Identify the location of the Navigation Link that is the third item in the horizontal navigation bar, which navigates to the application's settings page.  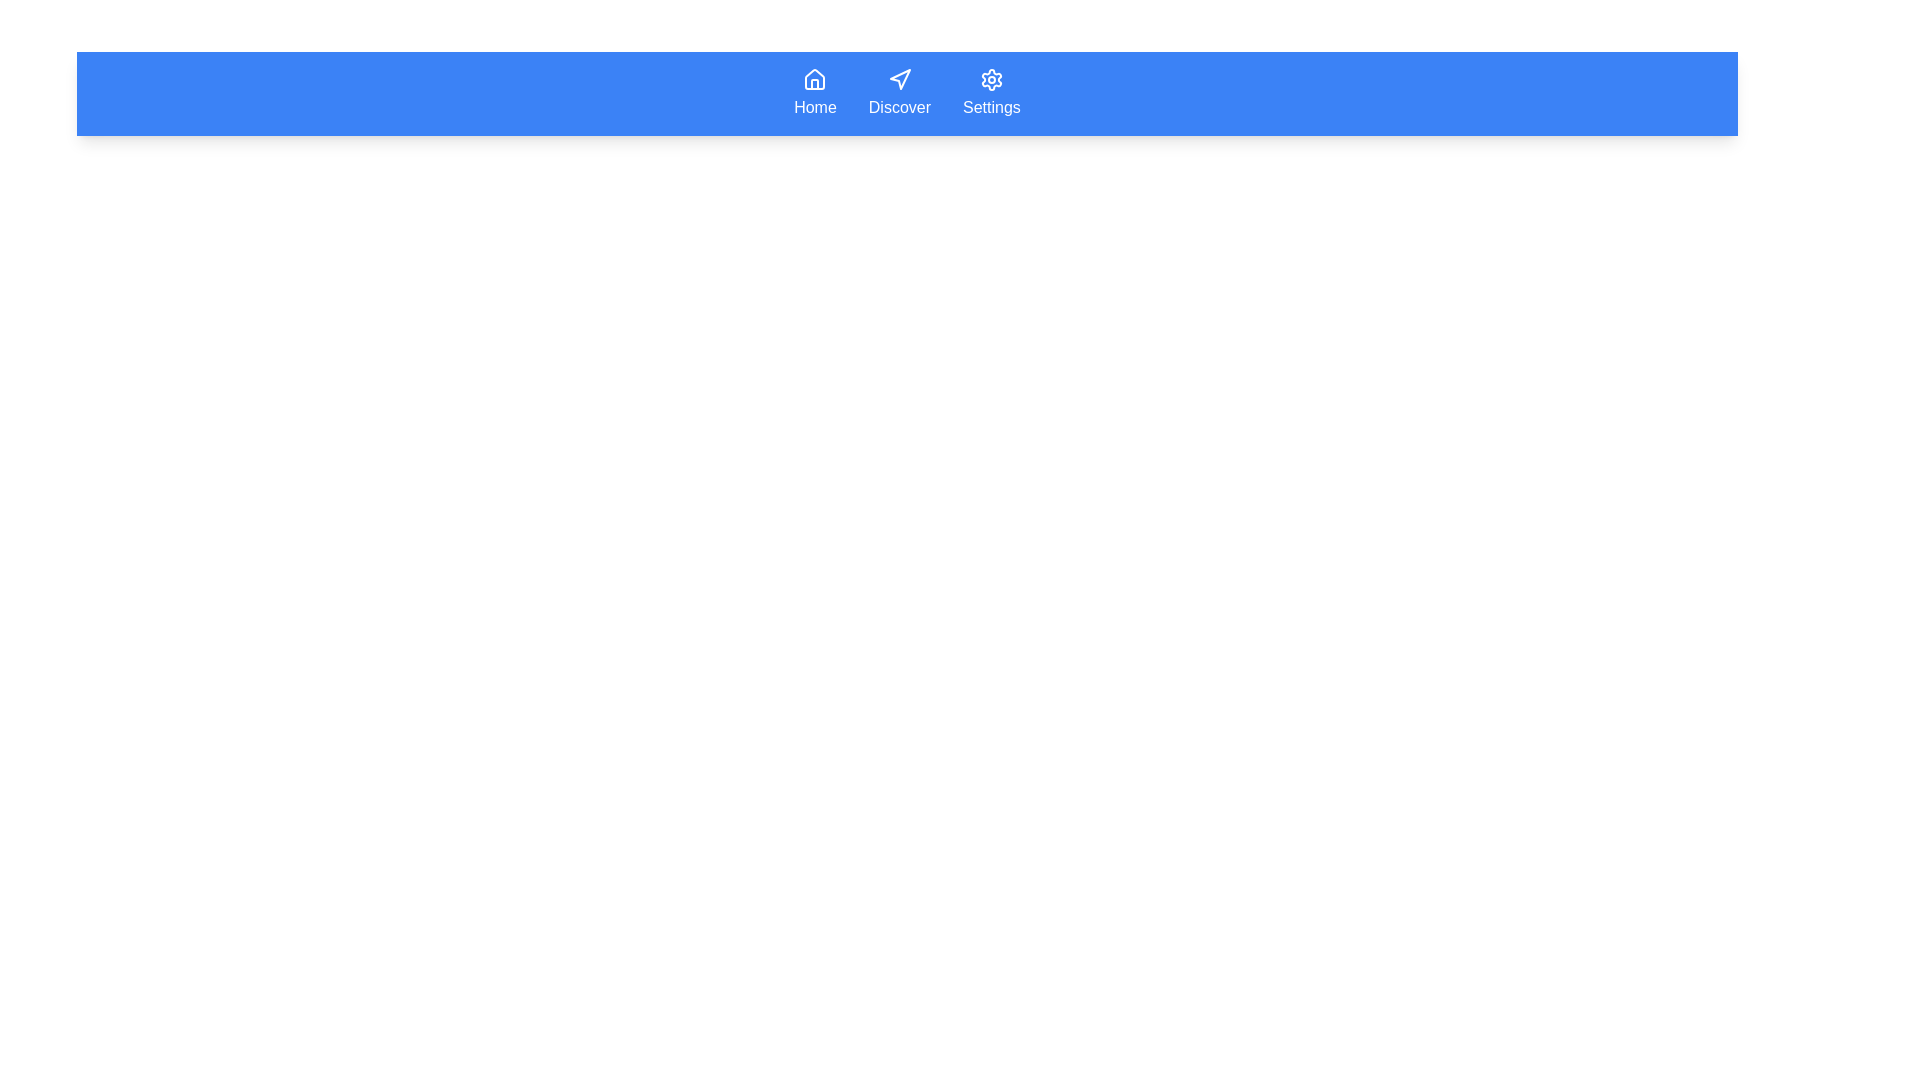
(991, 93).